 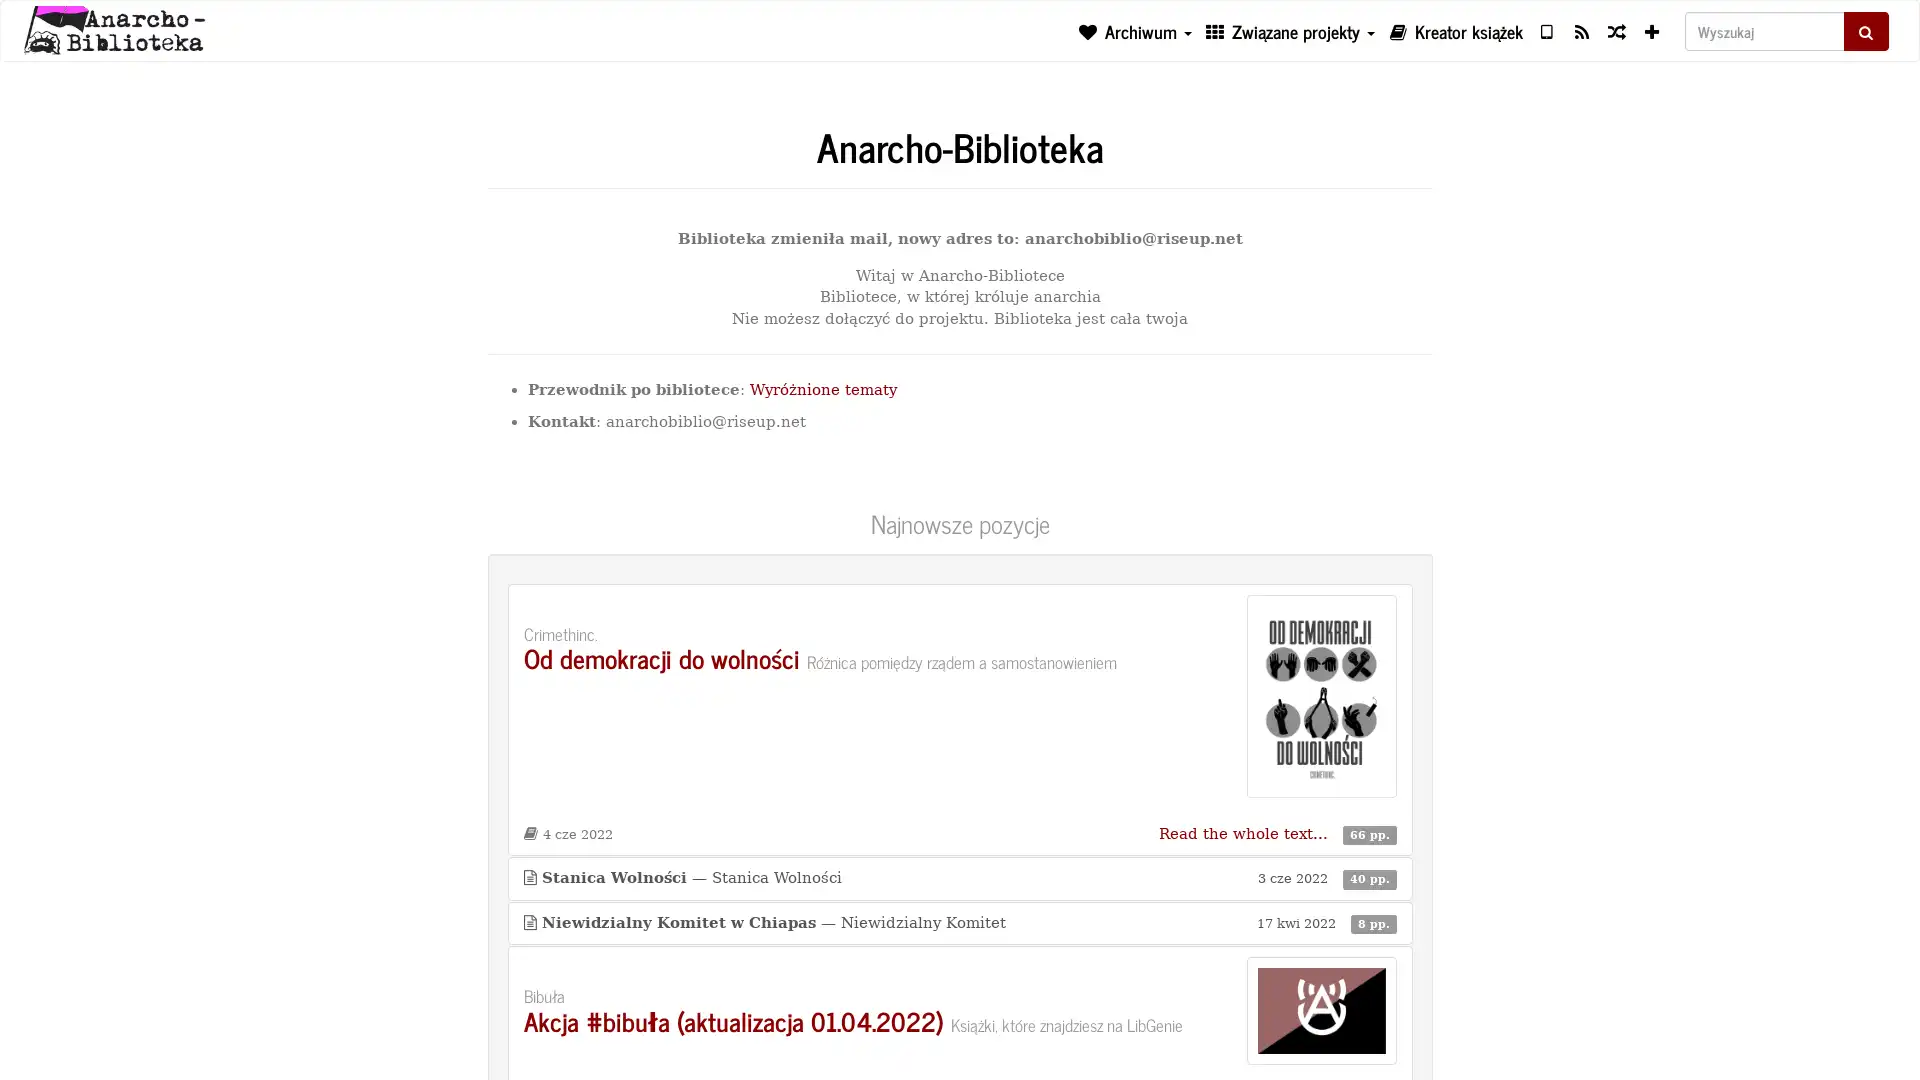 I want to click on Wyszukaj, so click(x=1865, y=30).